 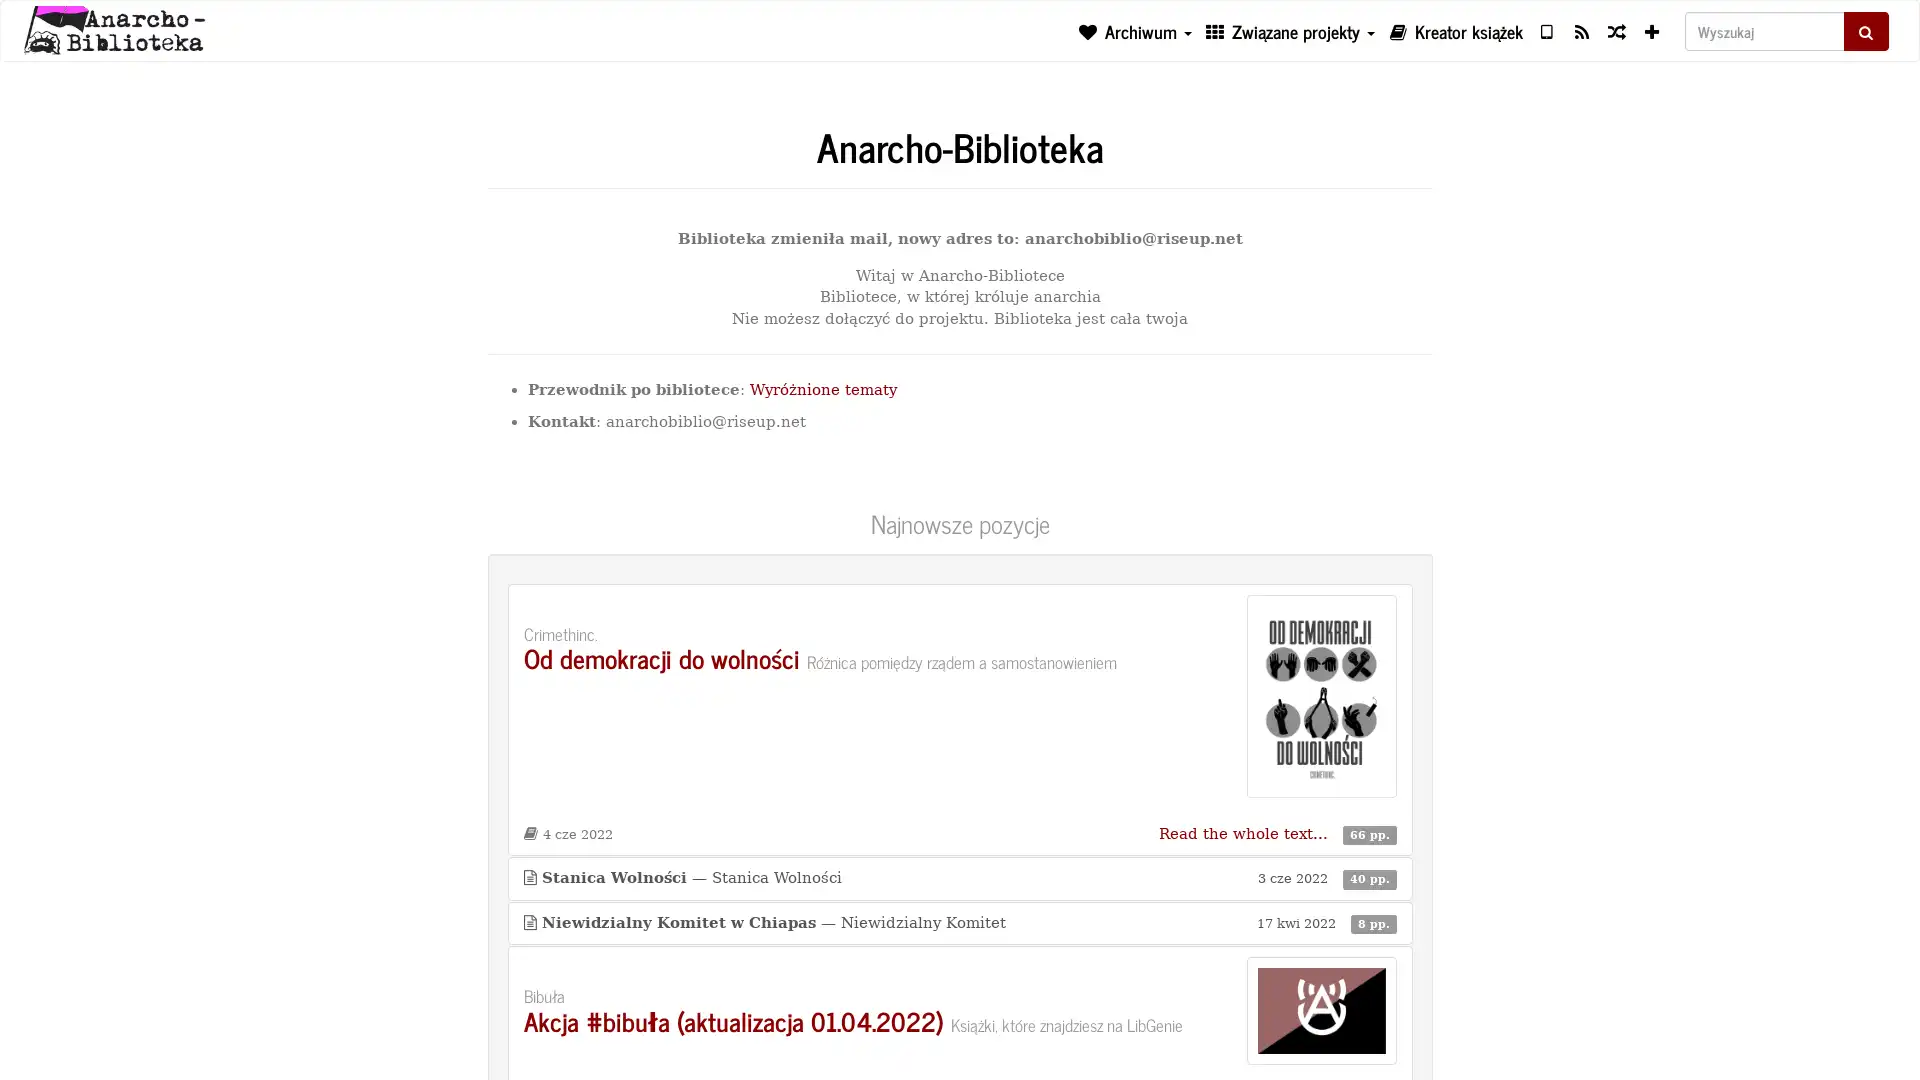 I want to click on Wyszukaj, so click(x=1865, y=30).